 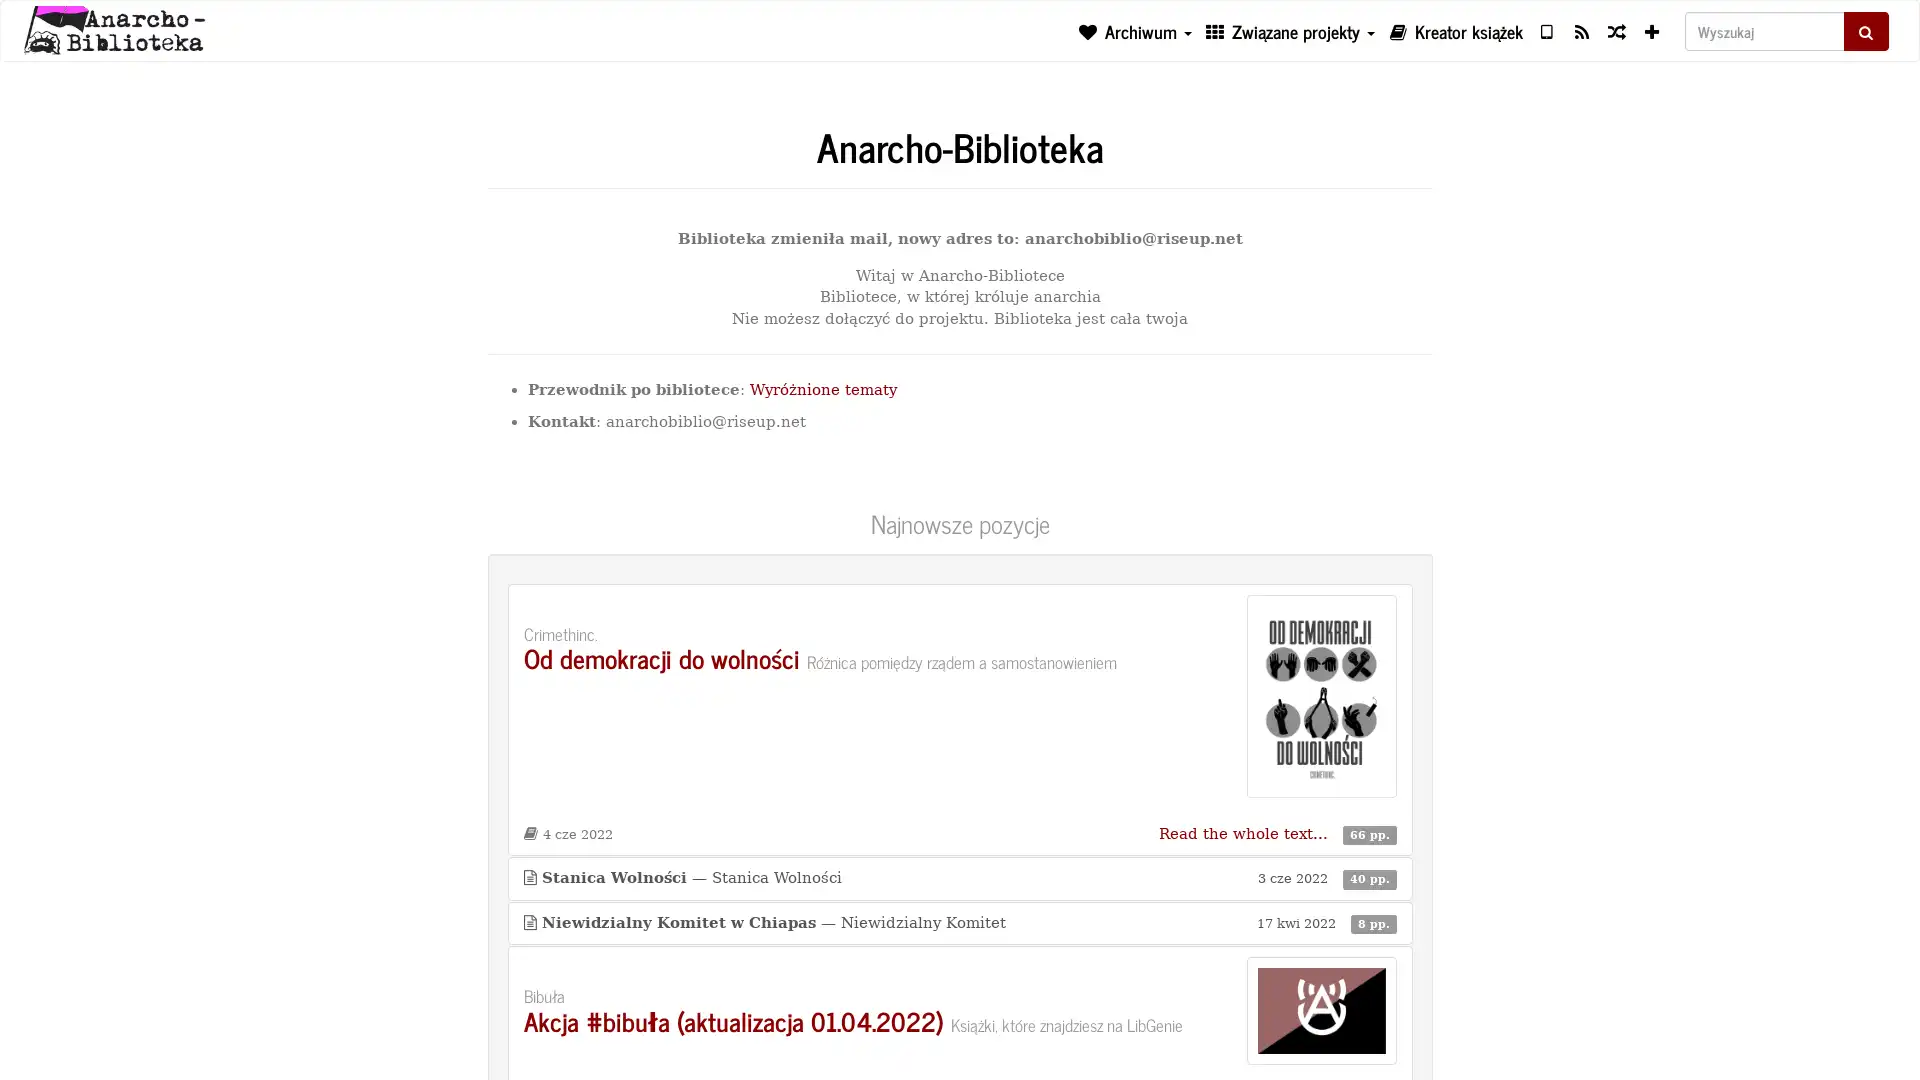 I want to click on Wyszukaj, so click(x=1865, y=30).